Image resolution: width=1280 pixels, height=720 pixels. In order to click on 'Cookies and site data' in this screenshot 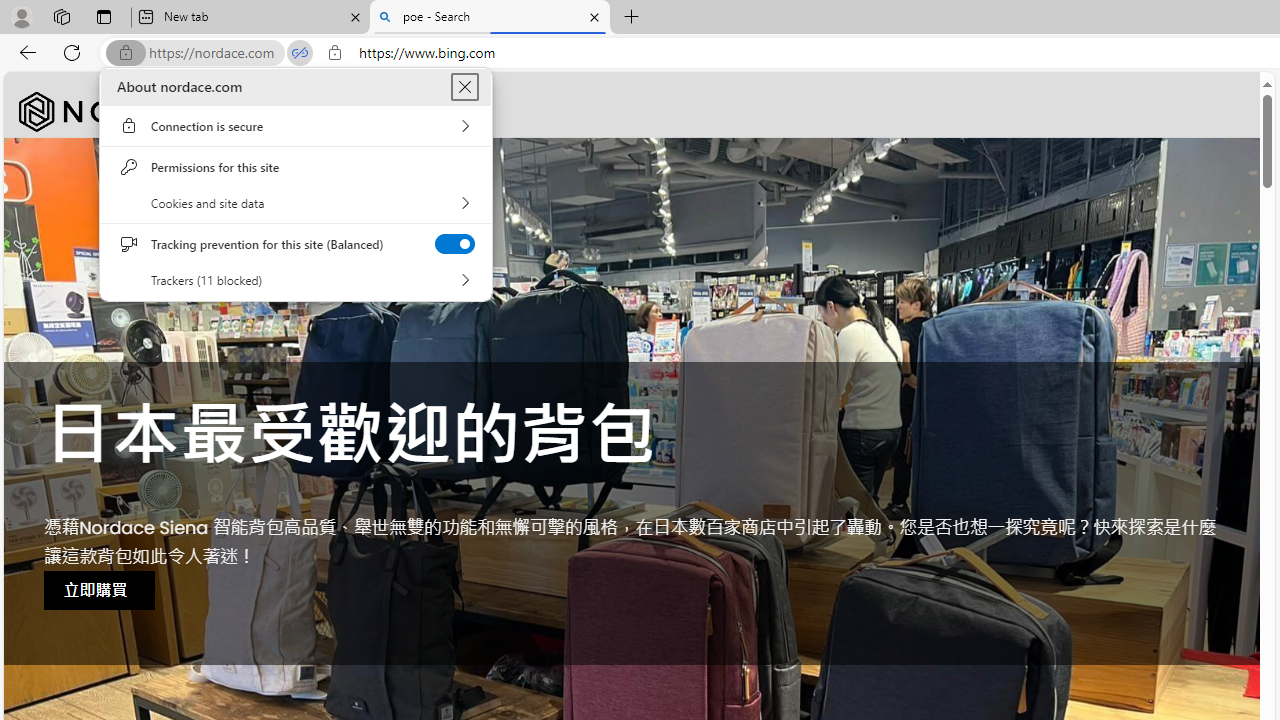, I will do `click(295, 203)`.